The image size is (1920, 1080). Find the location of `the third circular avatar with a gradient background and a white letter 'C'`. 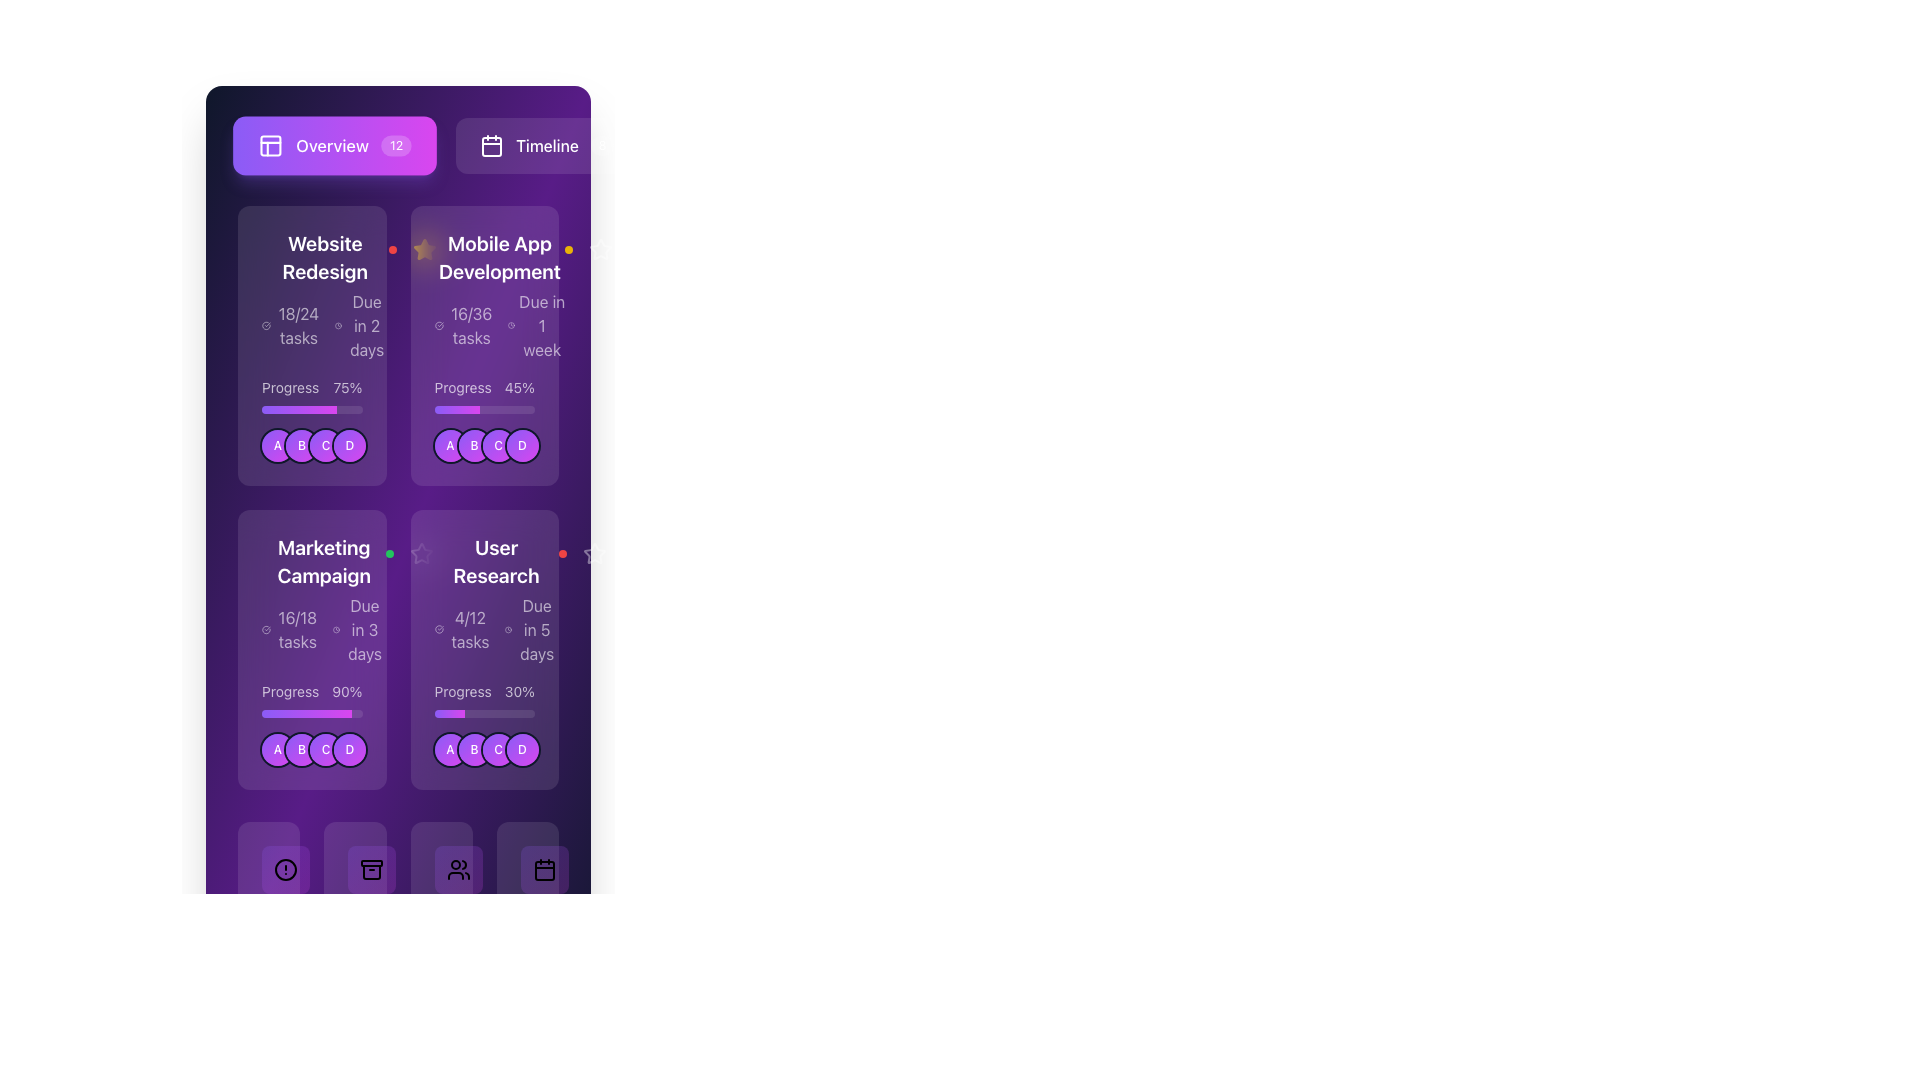

the third circular avatar with a gradient background and a white letter 'C' is located at coordinates (498, 749).